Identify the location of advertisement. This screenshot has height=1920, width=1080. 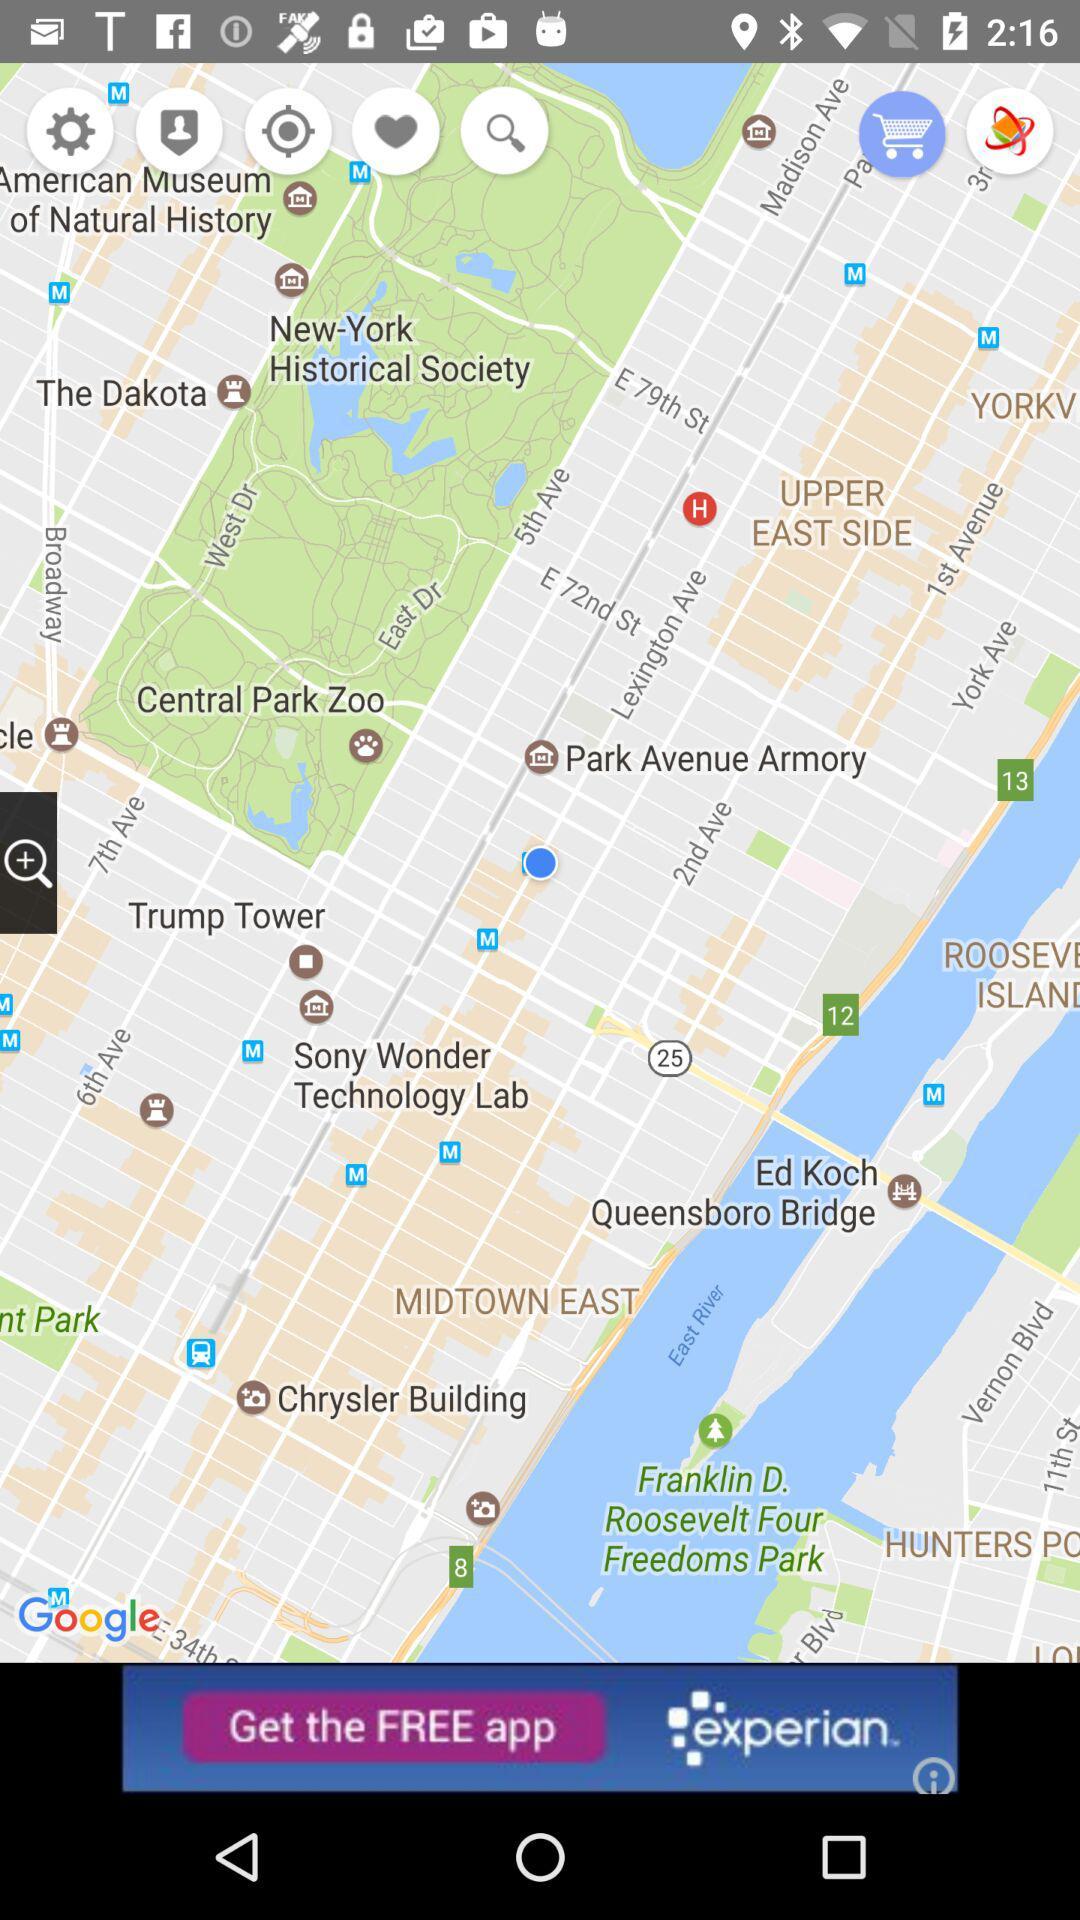
(540, 1727).